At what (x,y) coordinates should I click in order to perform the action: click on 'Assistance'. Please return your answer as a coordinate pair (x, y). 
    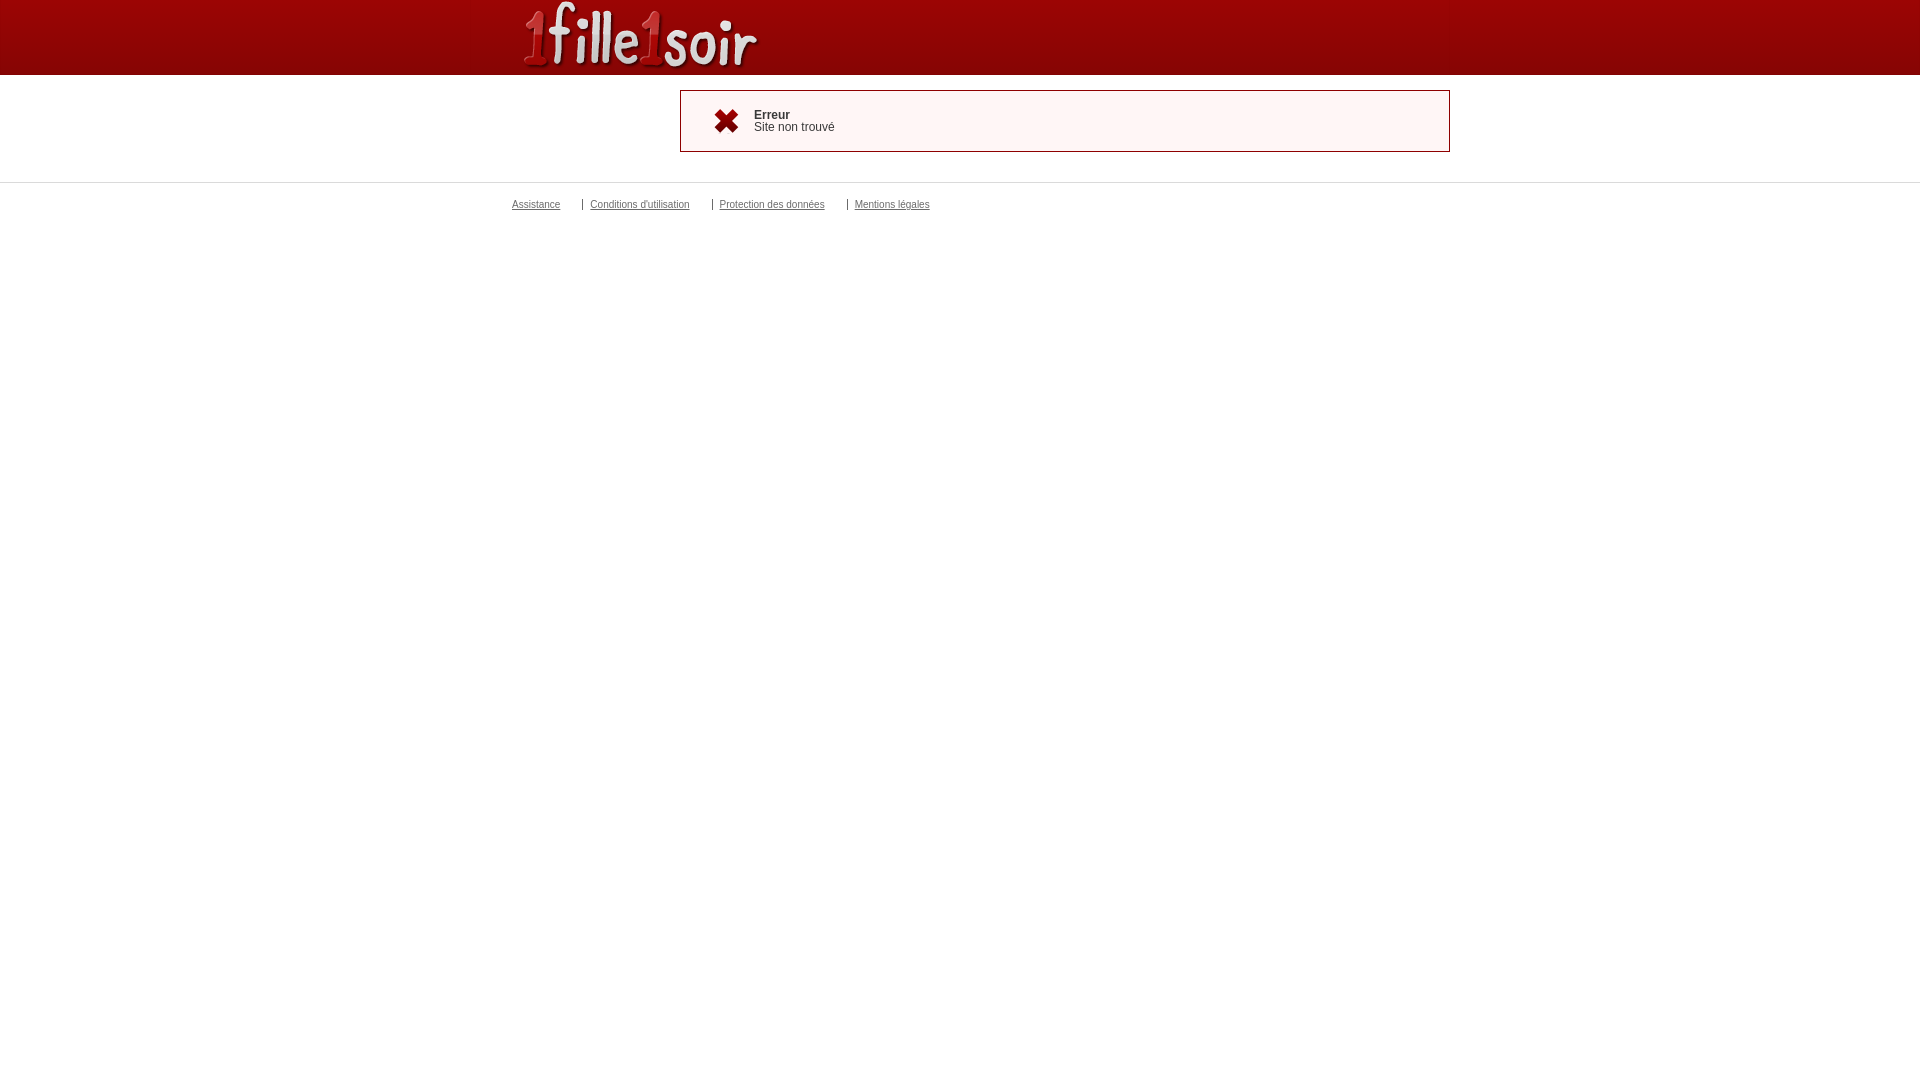
    Looking at the image, I should click on (536, 204).